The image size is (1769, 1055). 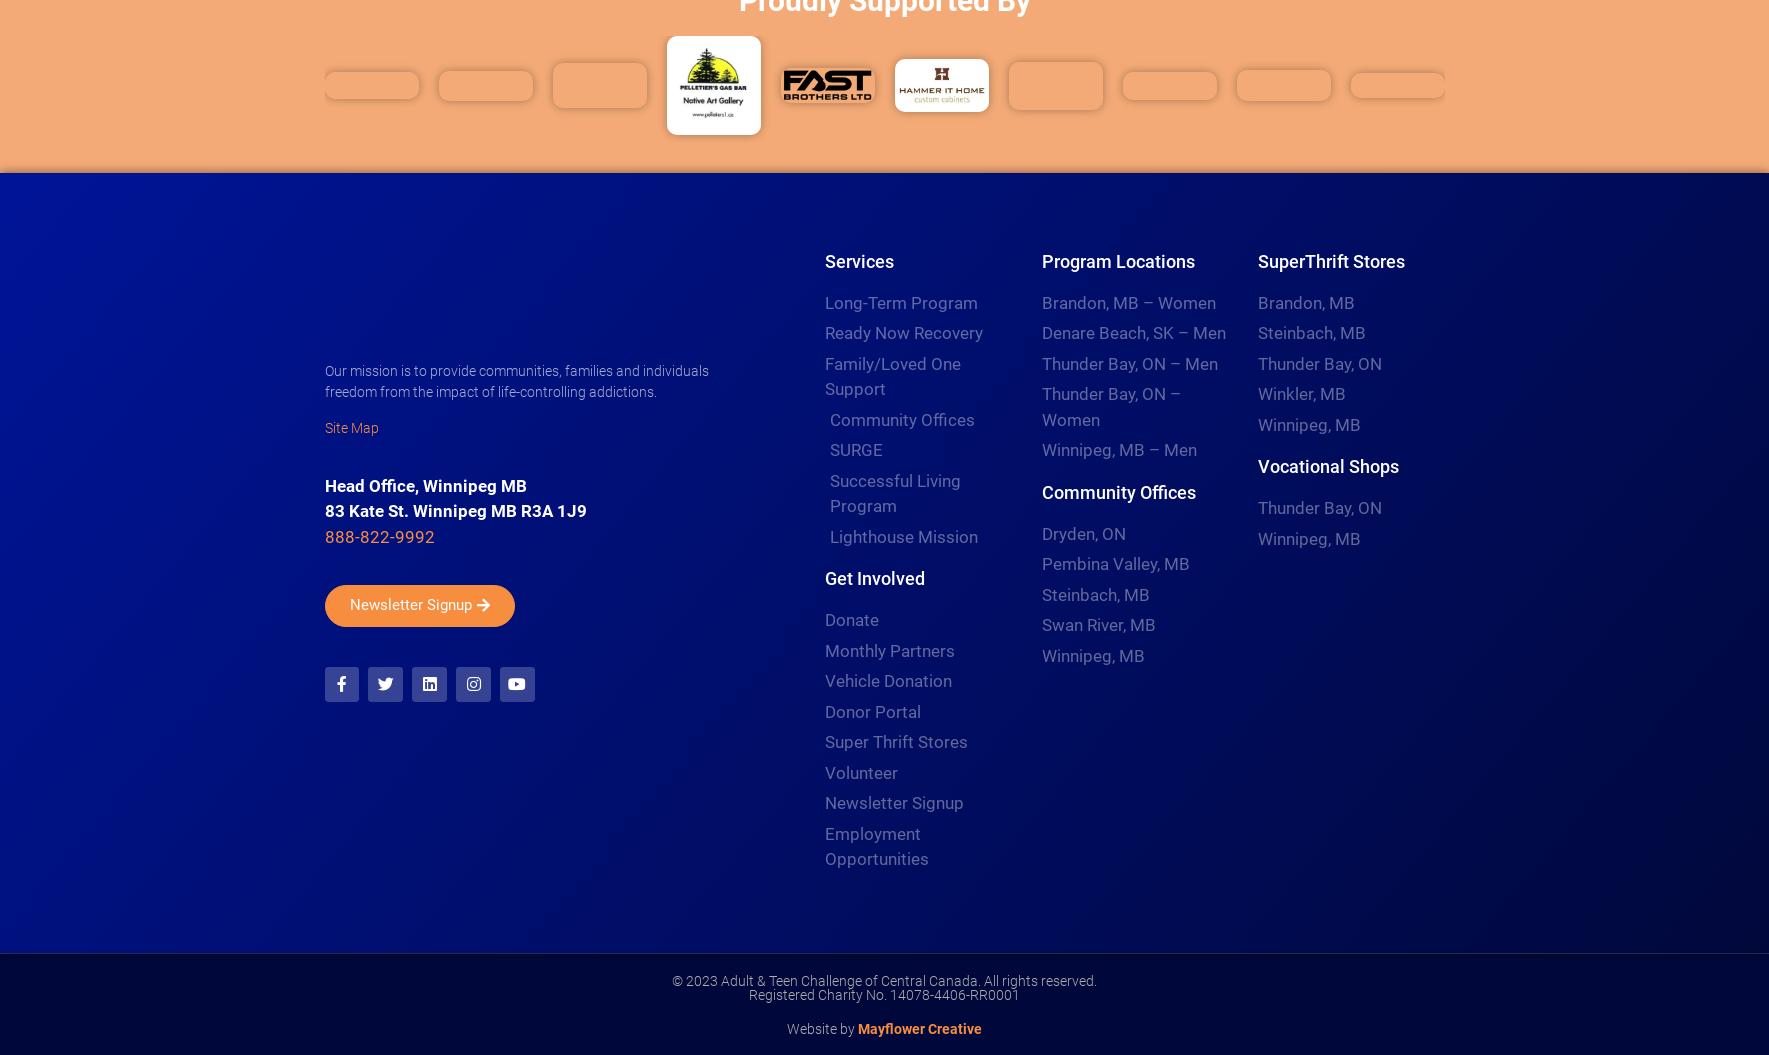 What do you see at coordinates (821, 1026) in the screenshot?
I see `'Website by'` at bounding box center [821, 1026].